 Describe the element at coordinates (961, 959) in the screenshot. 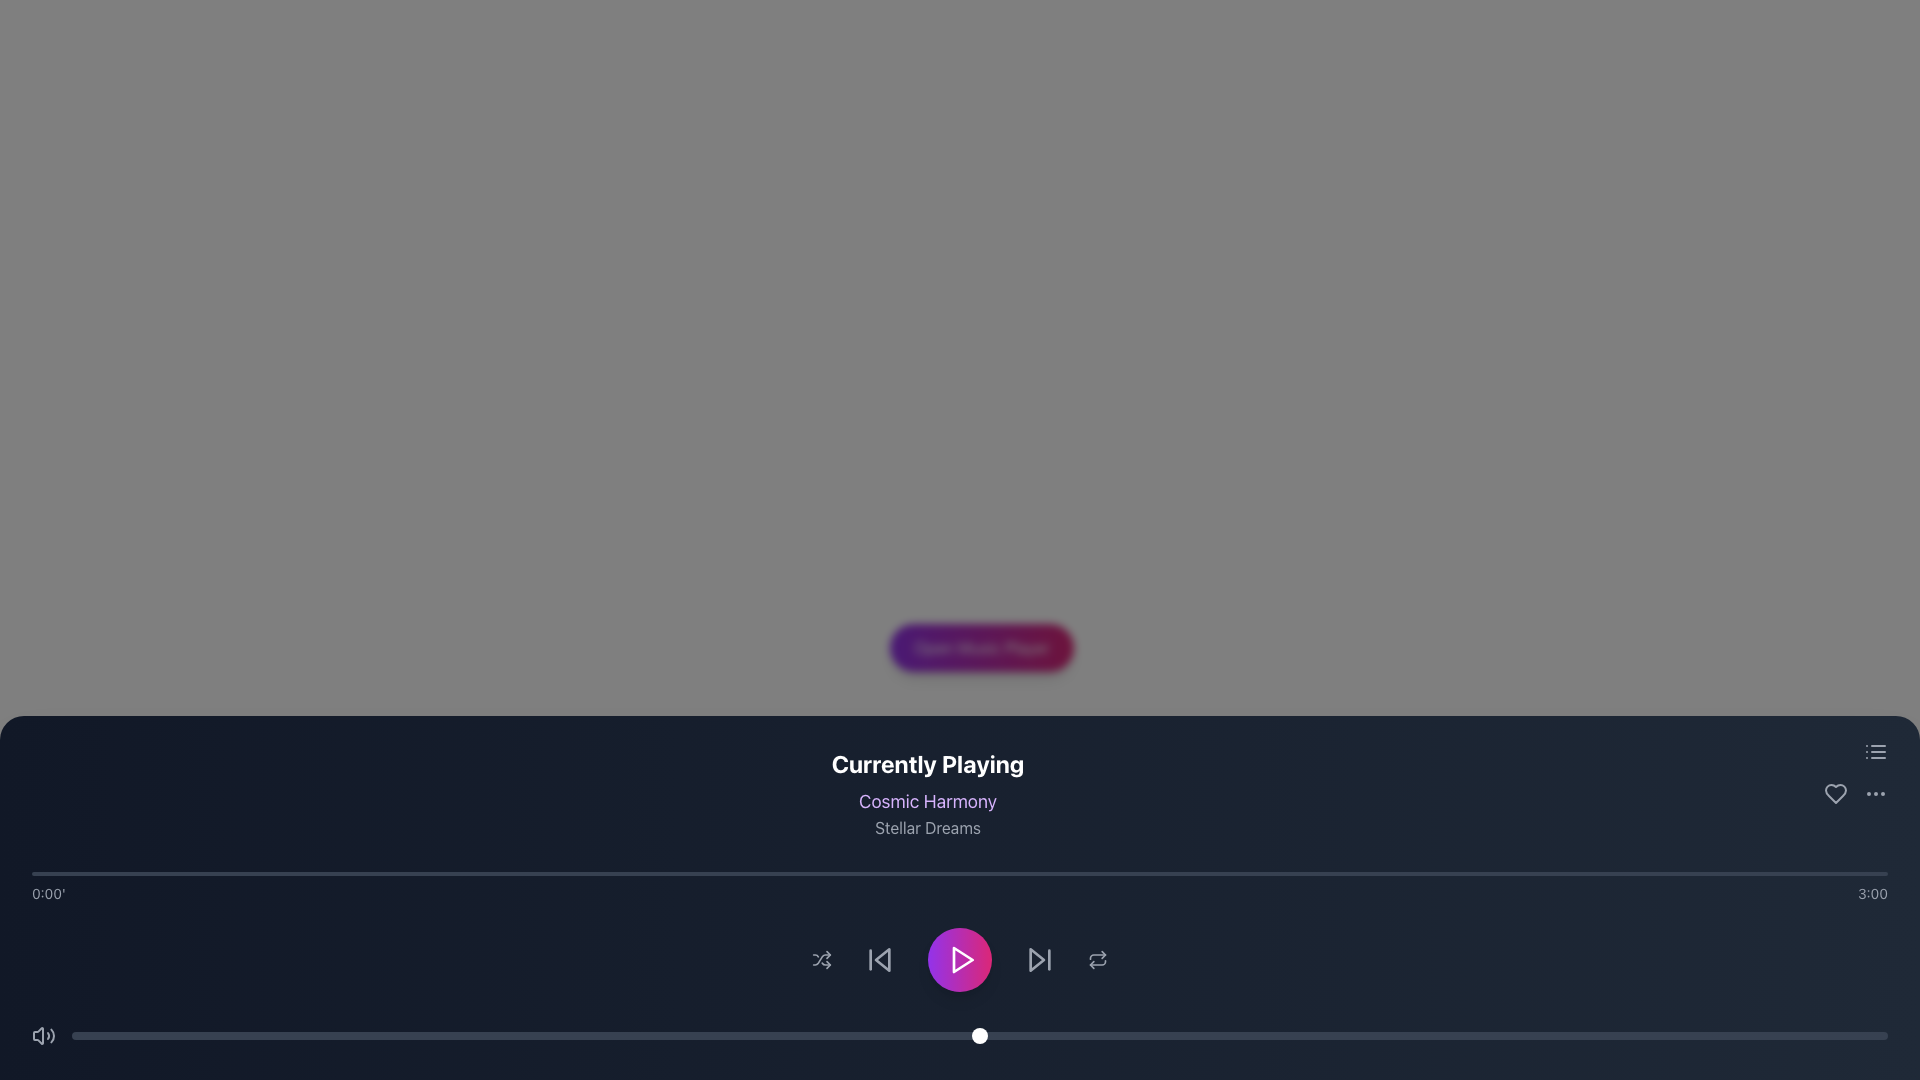

I see `the SVG-based Play button located at the center of the playback controls to initiate playback` at that location.